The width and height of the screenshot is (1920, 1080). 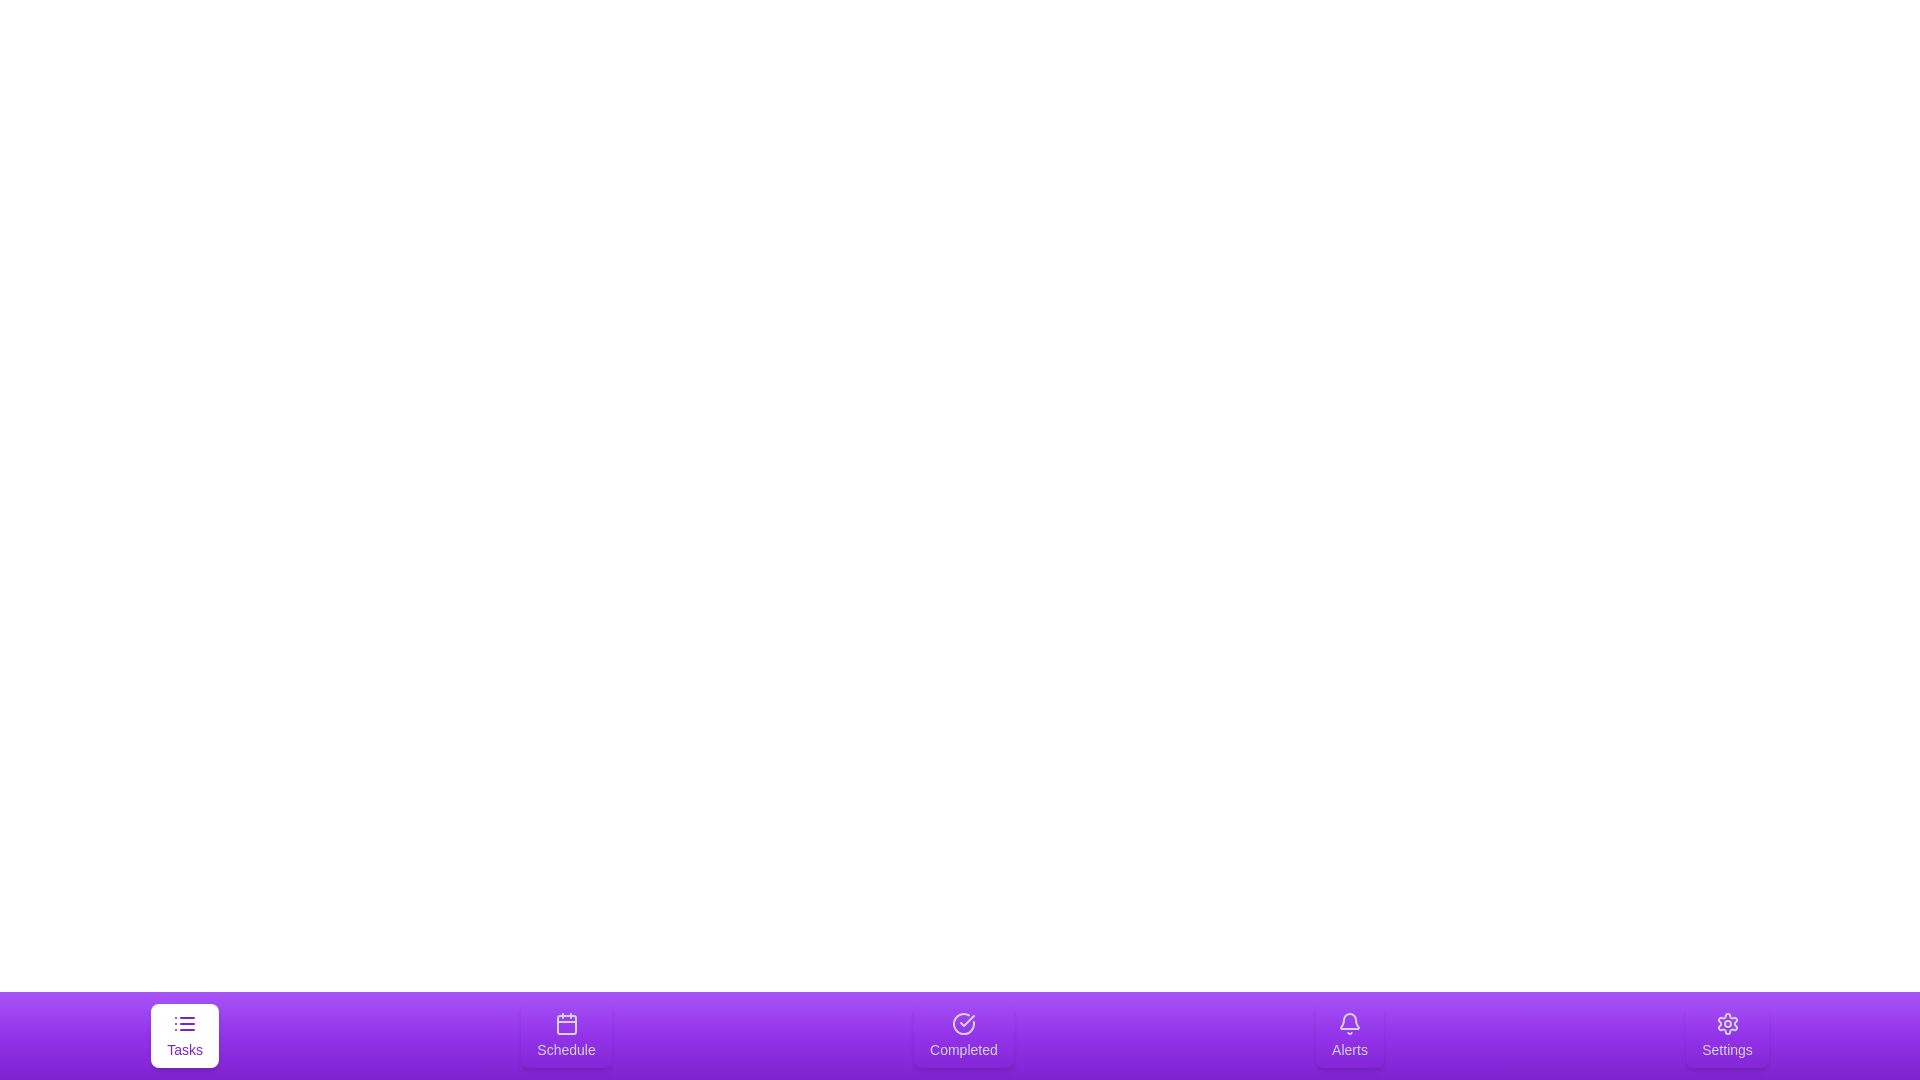 What do you see at coordinates (964, 1035) in the screenshot?
I see `the Completed tab to select it` at bounding box center [964, 1035].